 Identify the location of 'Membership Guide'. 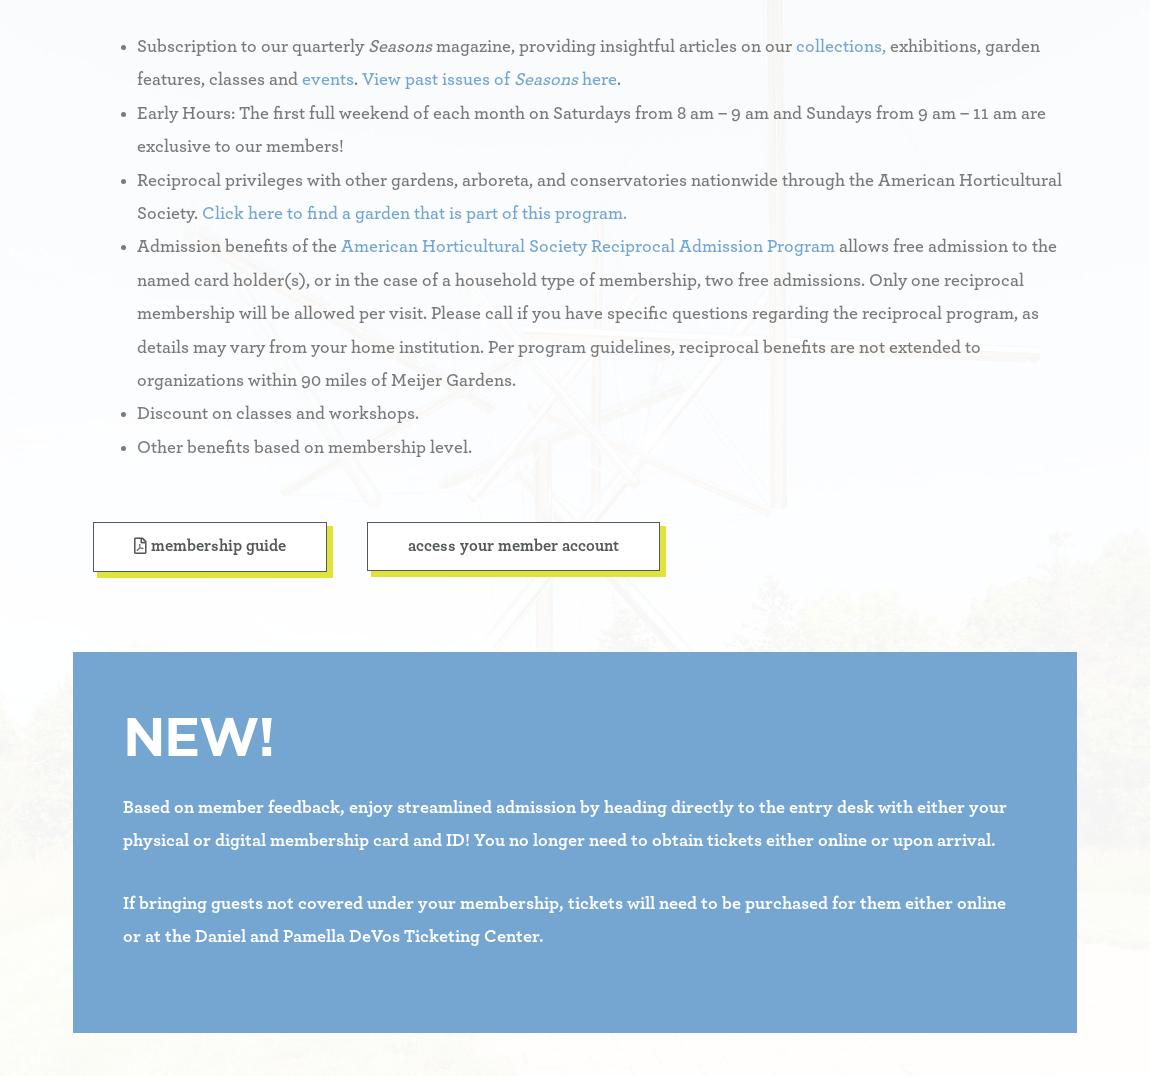
(217, 544).